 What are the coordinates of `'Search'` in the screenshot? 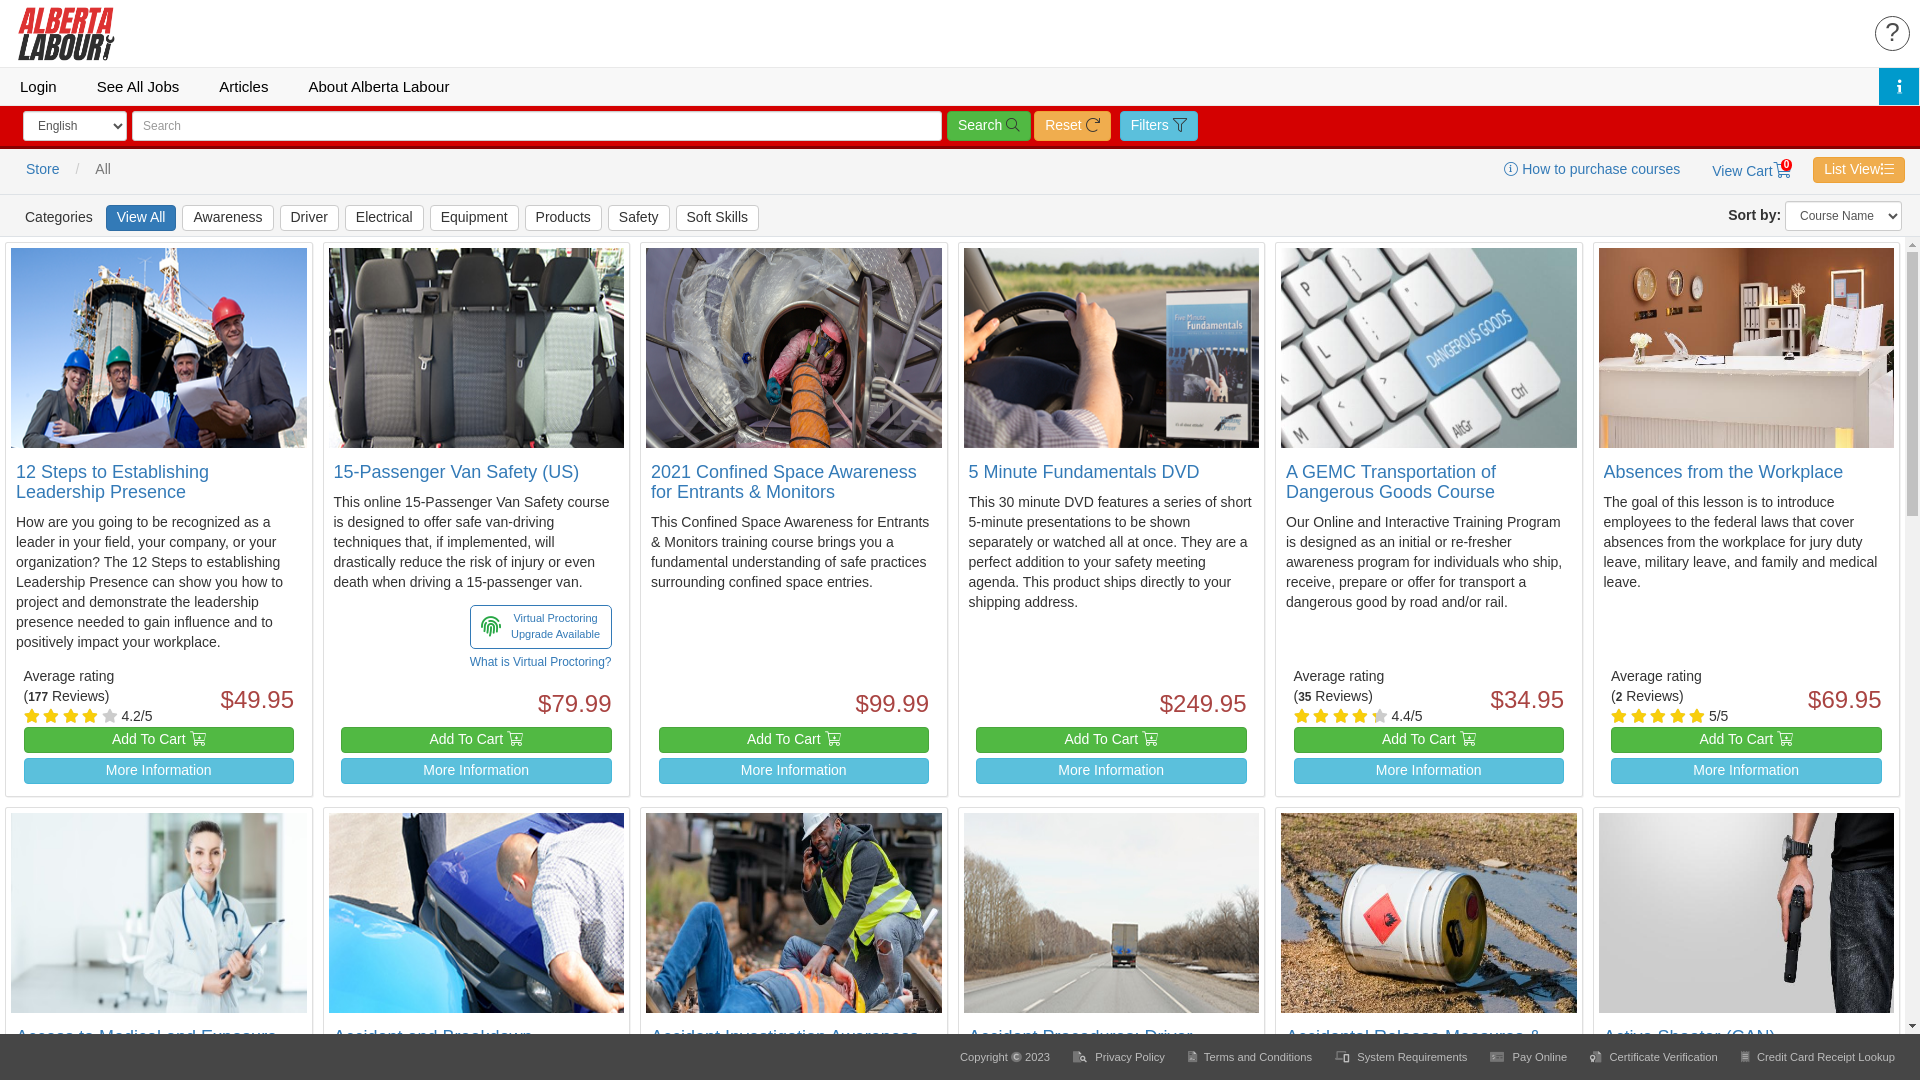 It's located at (988, 126).